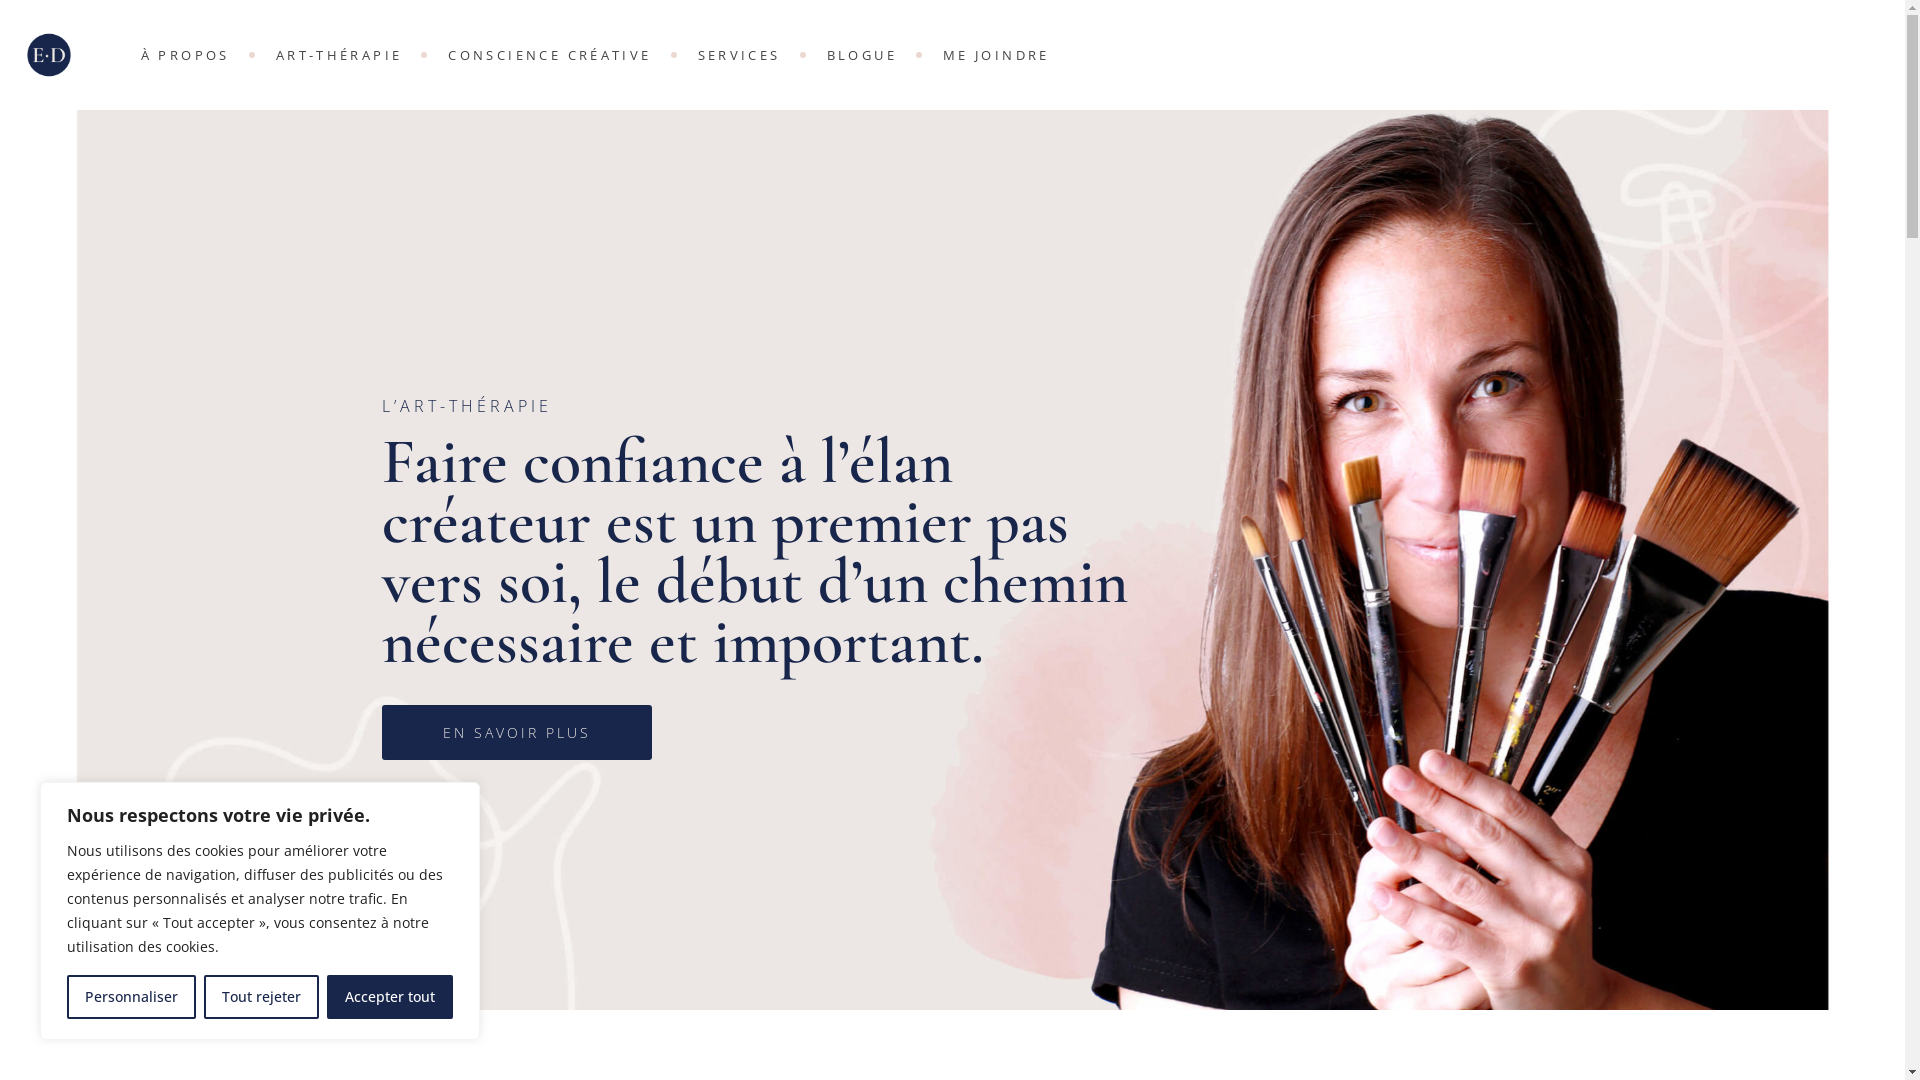 This screenshot has height=1080, width=1920. What do you see at coordinates (130, 996) in the screenshot?
I see `'Personnaliser'` at bounding box center [130, 996].